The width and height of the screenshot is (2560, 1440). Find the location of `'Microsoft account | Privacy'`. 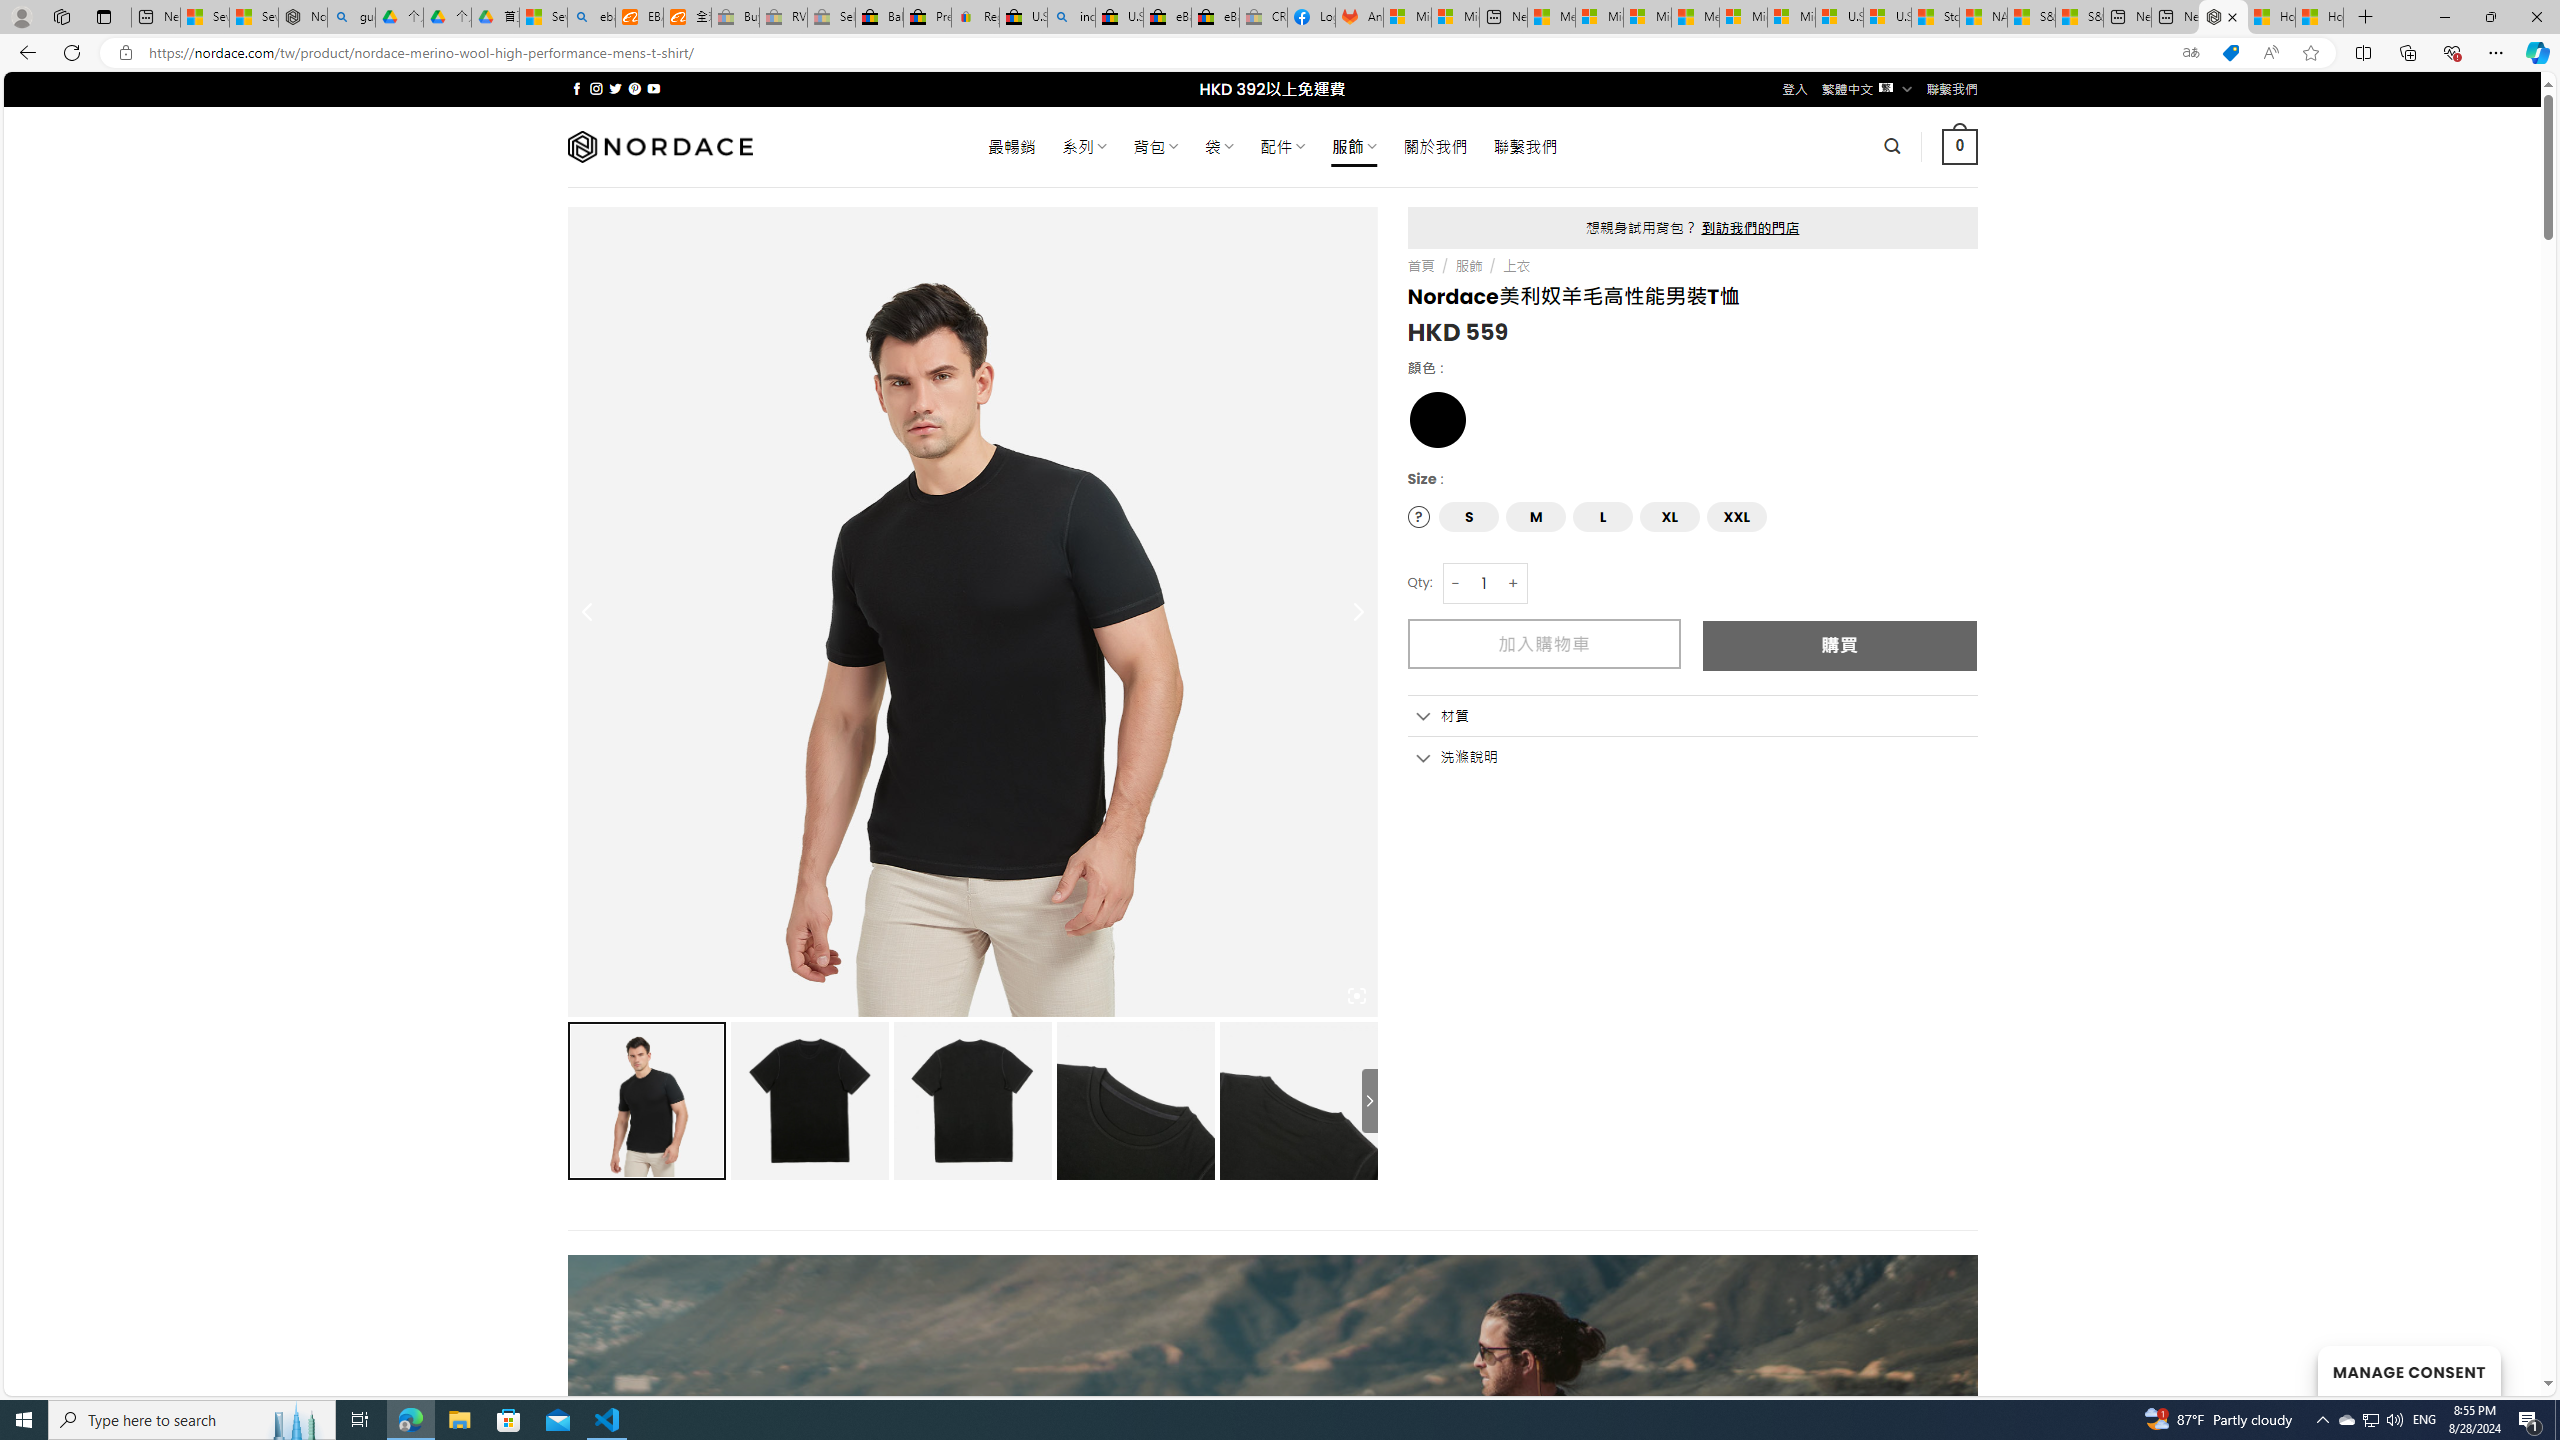

'Microsoft account | Privacy' is located at coordinates (1599, 16).